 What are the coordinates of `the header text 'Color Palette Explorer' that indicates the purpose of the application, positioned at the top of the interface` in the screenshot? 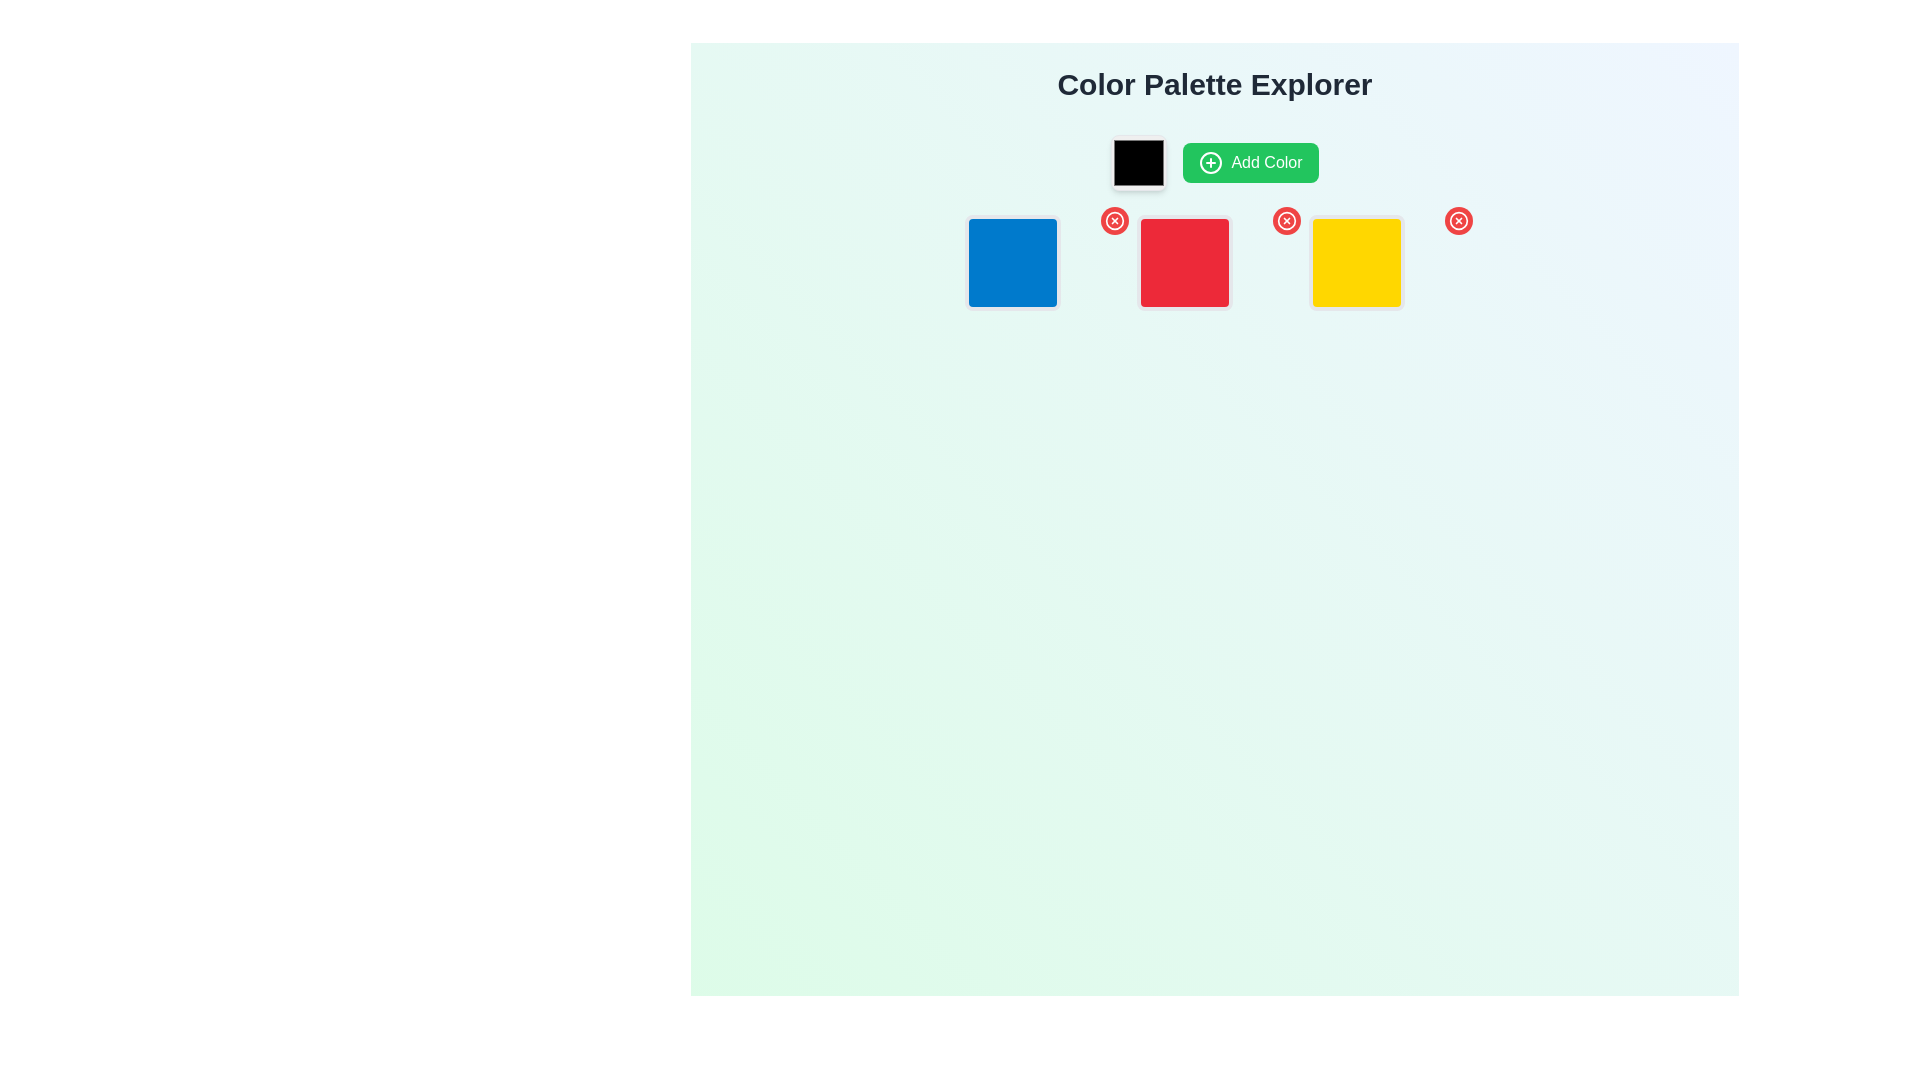 It's located at (1213, 83).